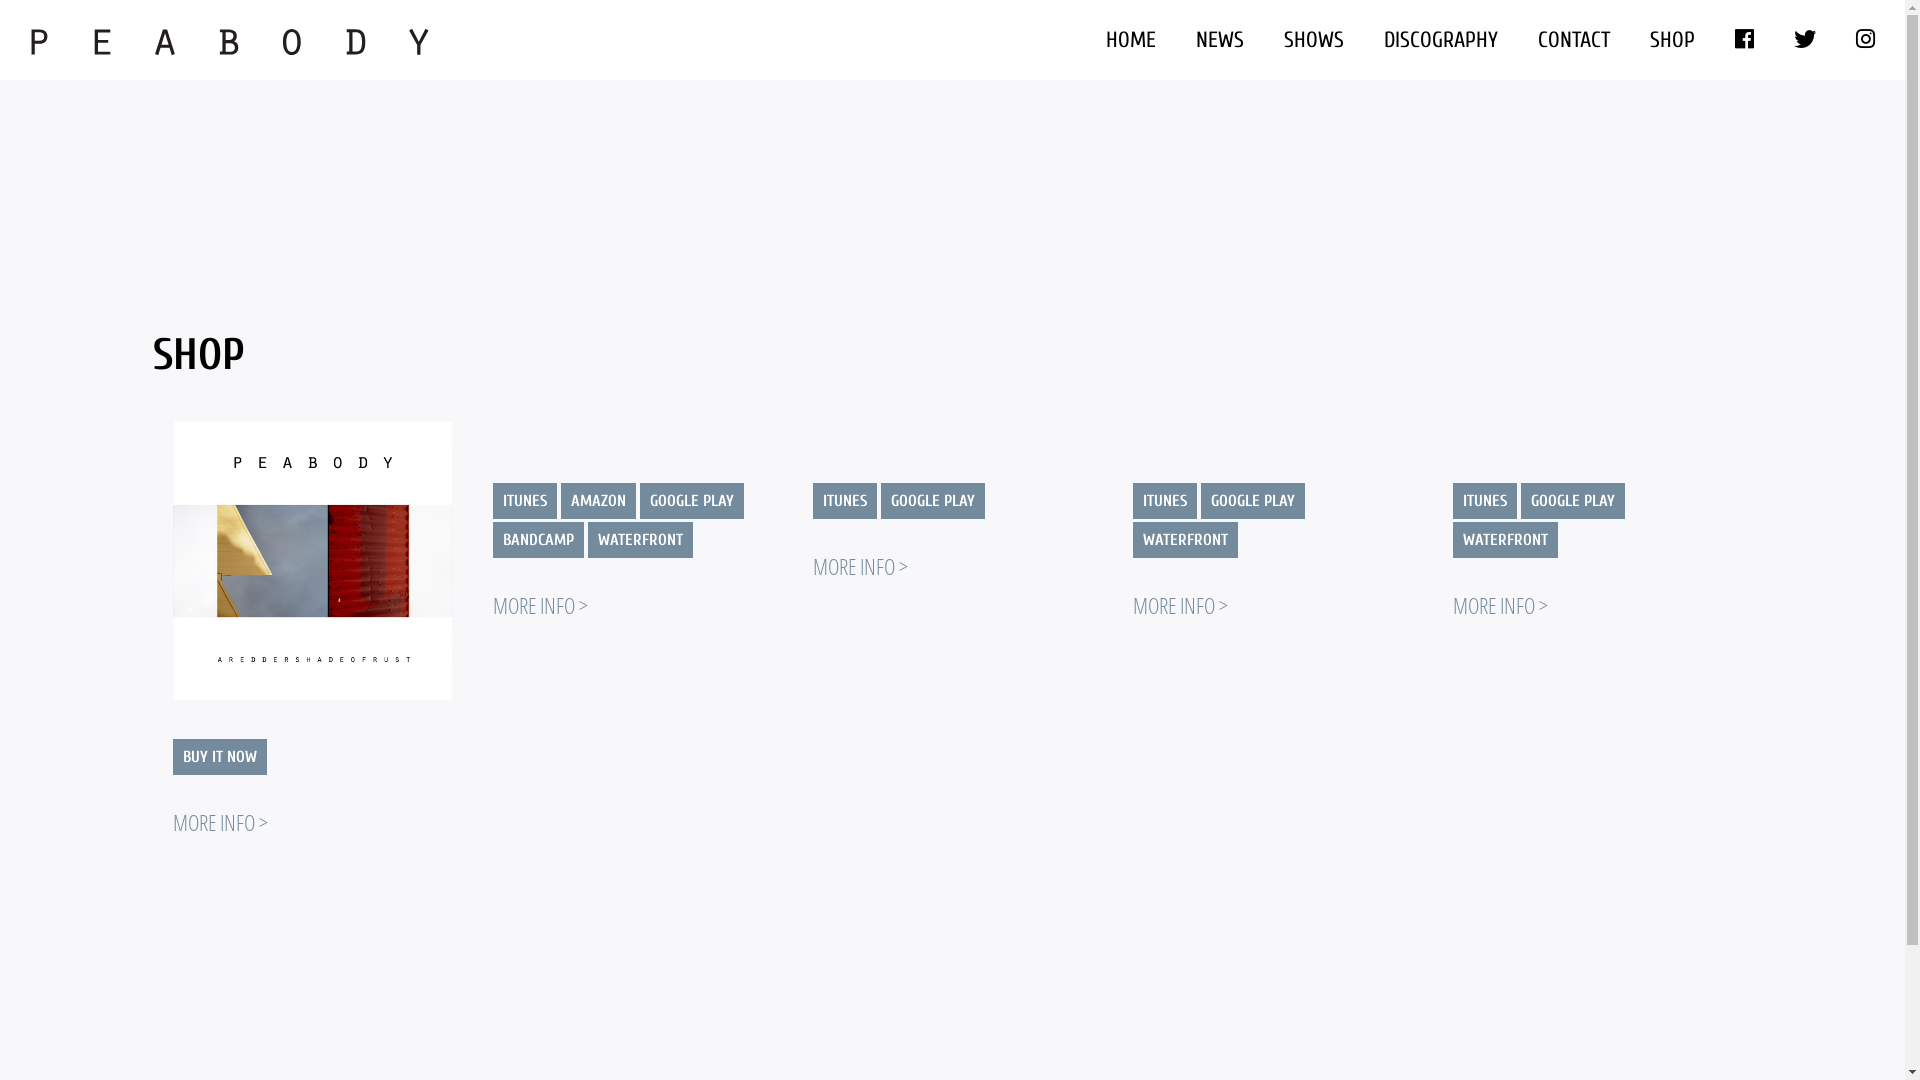 This screenshot has height=1080, width=1920. What do you see at coordinates (1573, 39) in the screenshot?
I see `'CONTACT'` at bounding box center [1573, 39].